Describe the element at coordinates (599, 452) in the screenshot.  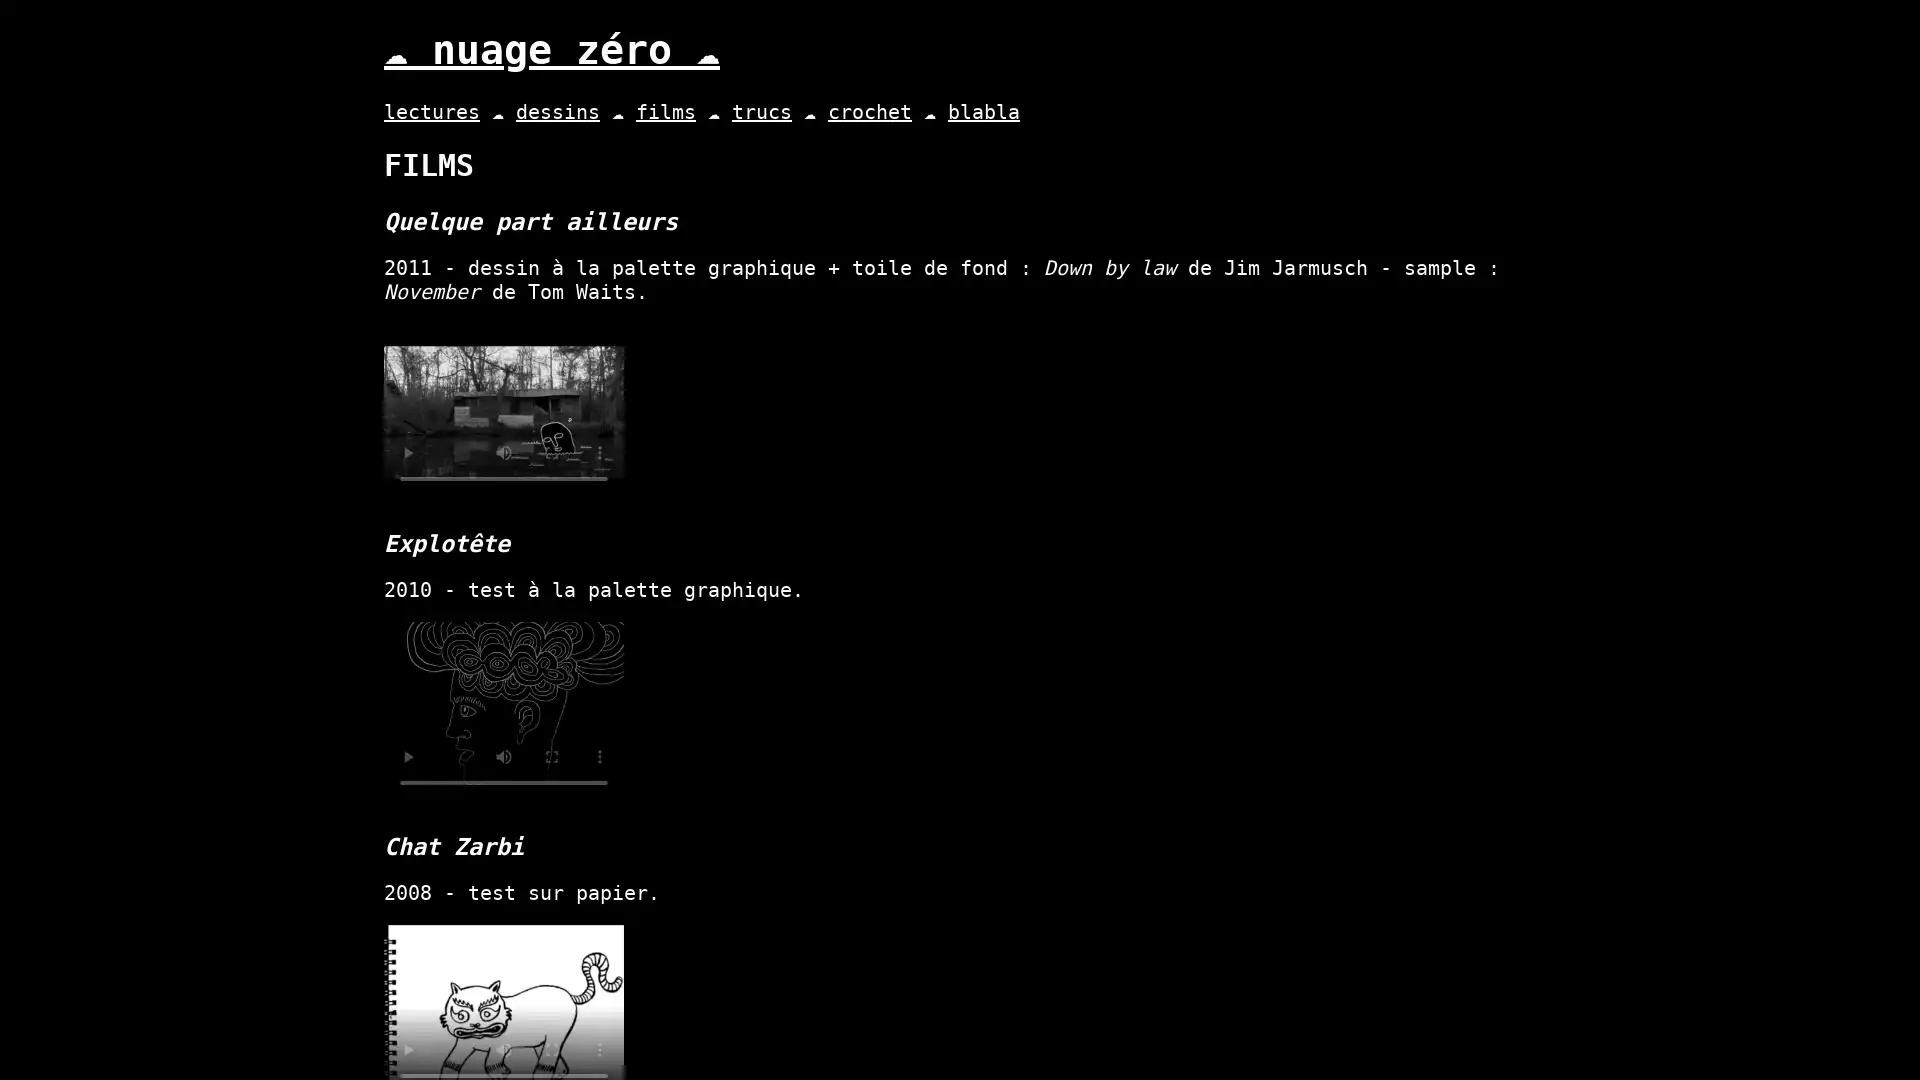
I see `show more media controls` at that location.